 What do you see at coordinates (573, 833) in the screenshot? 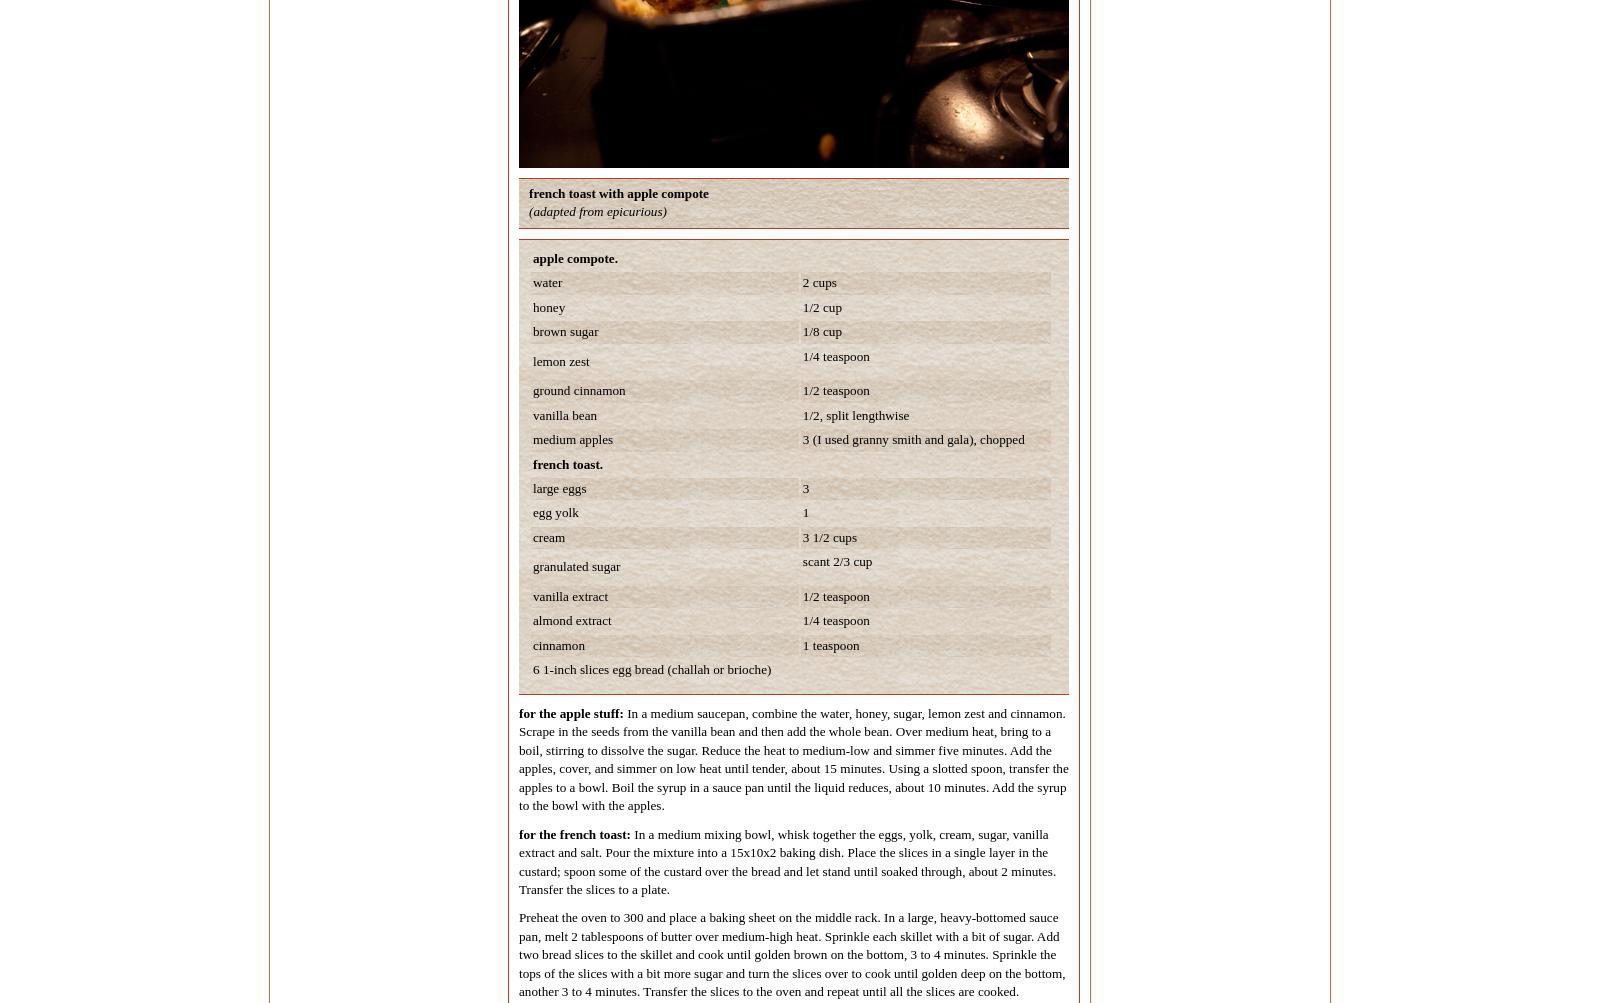
I see `'for the french toast:'` at bounding box center [573, 833].